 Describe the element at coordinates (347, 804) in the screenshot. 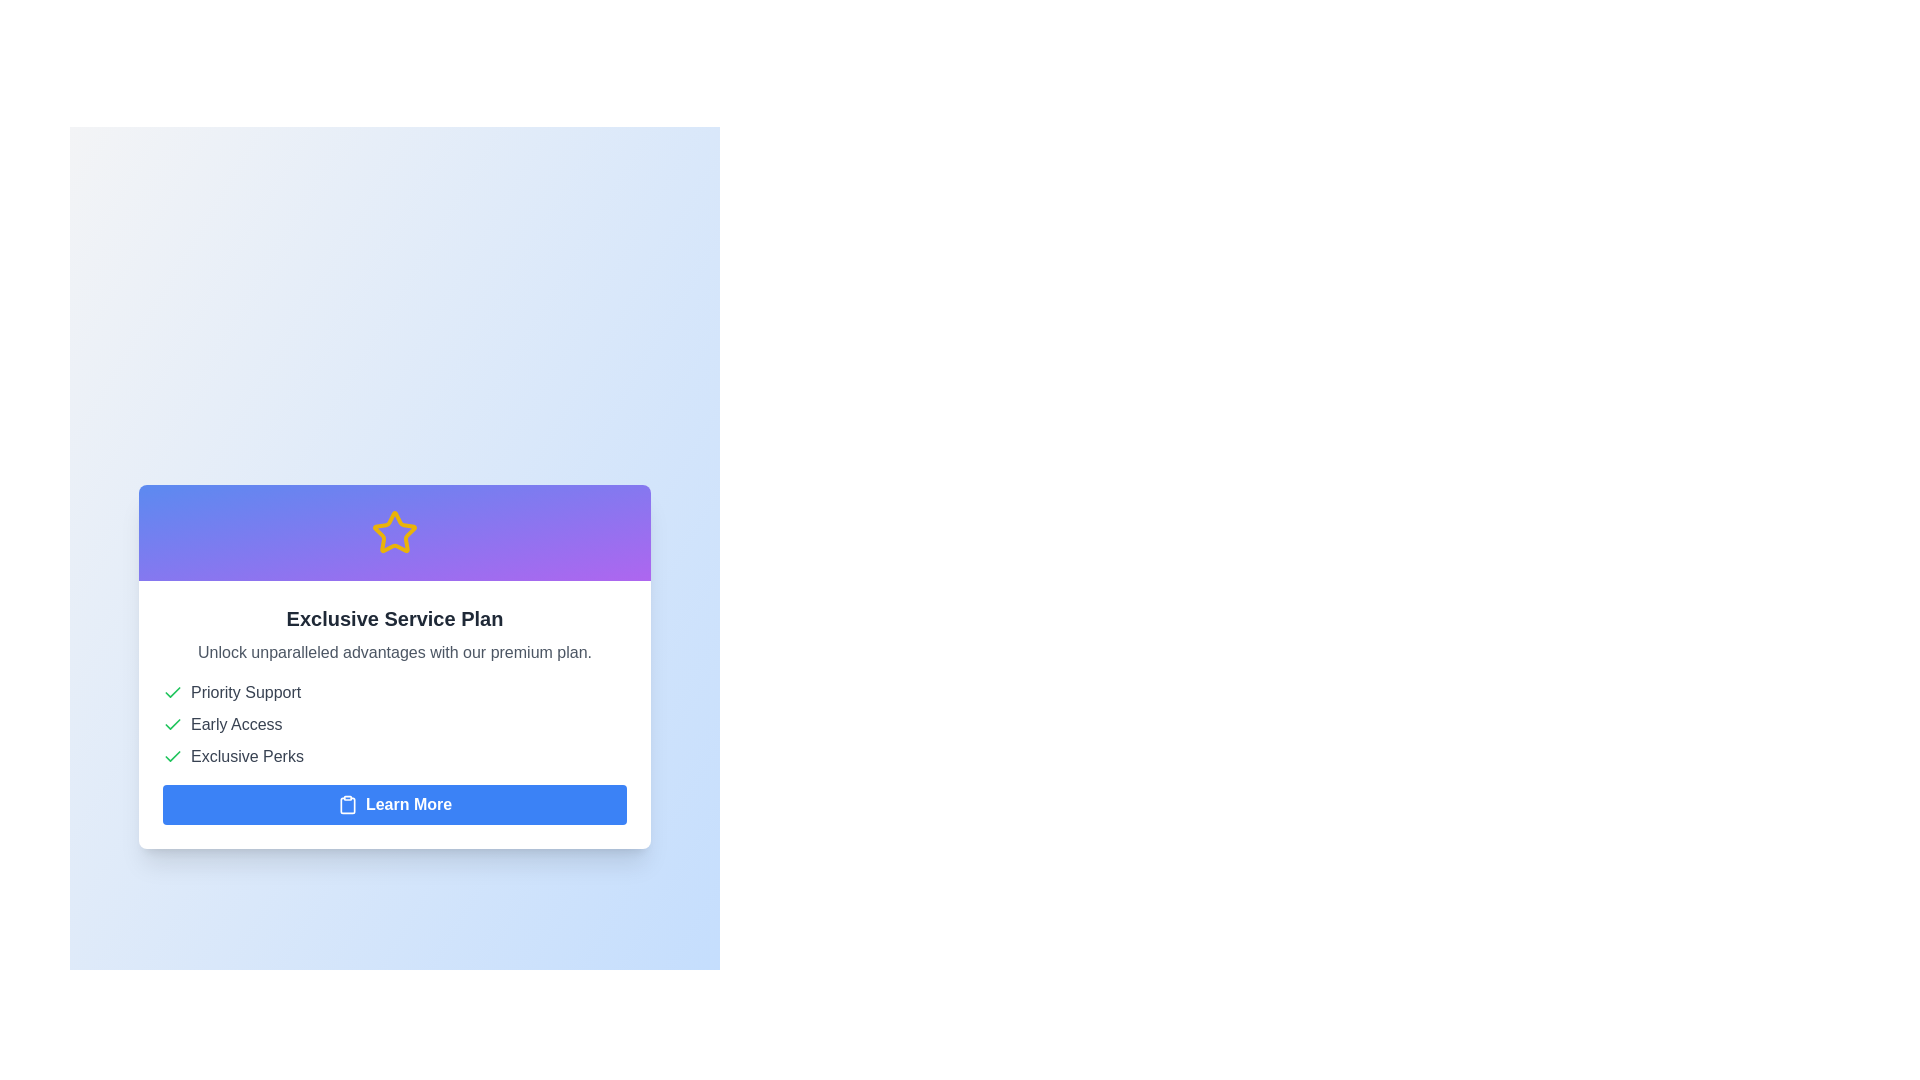

I see `the clipboard icon located within the 'Learn More' button at the bottom of the card-like structure` at that location.